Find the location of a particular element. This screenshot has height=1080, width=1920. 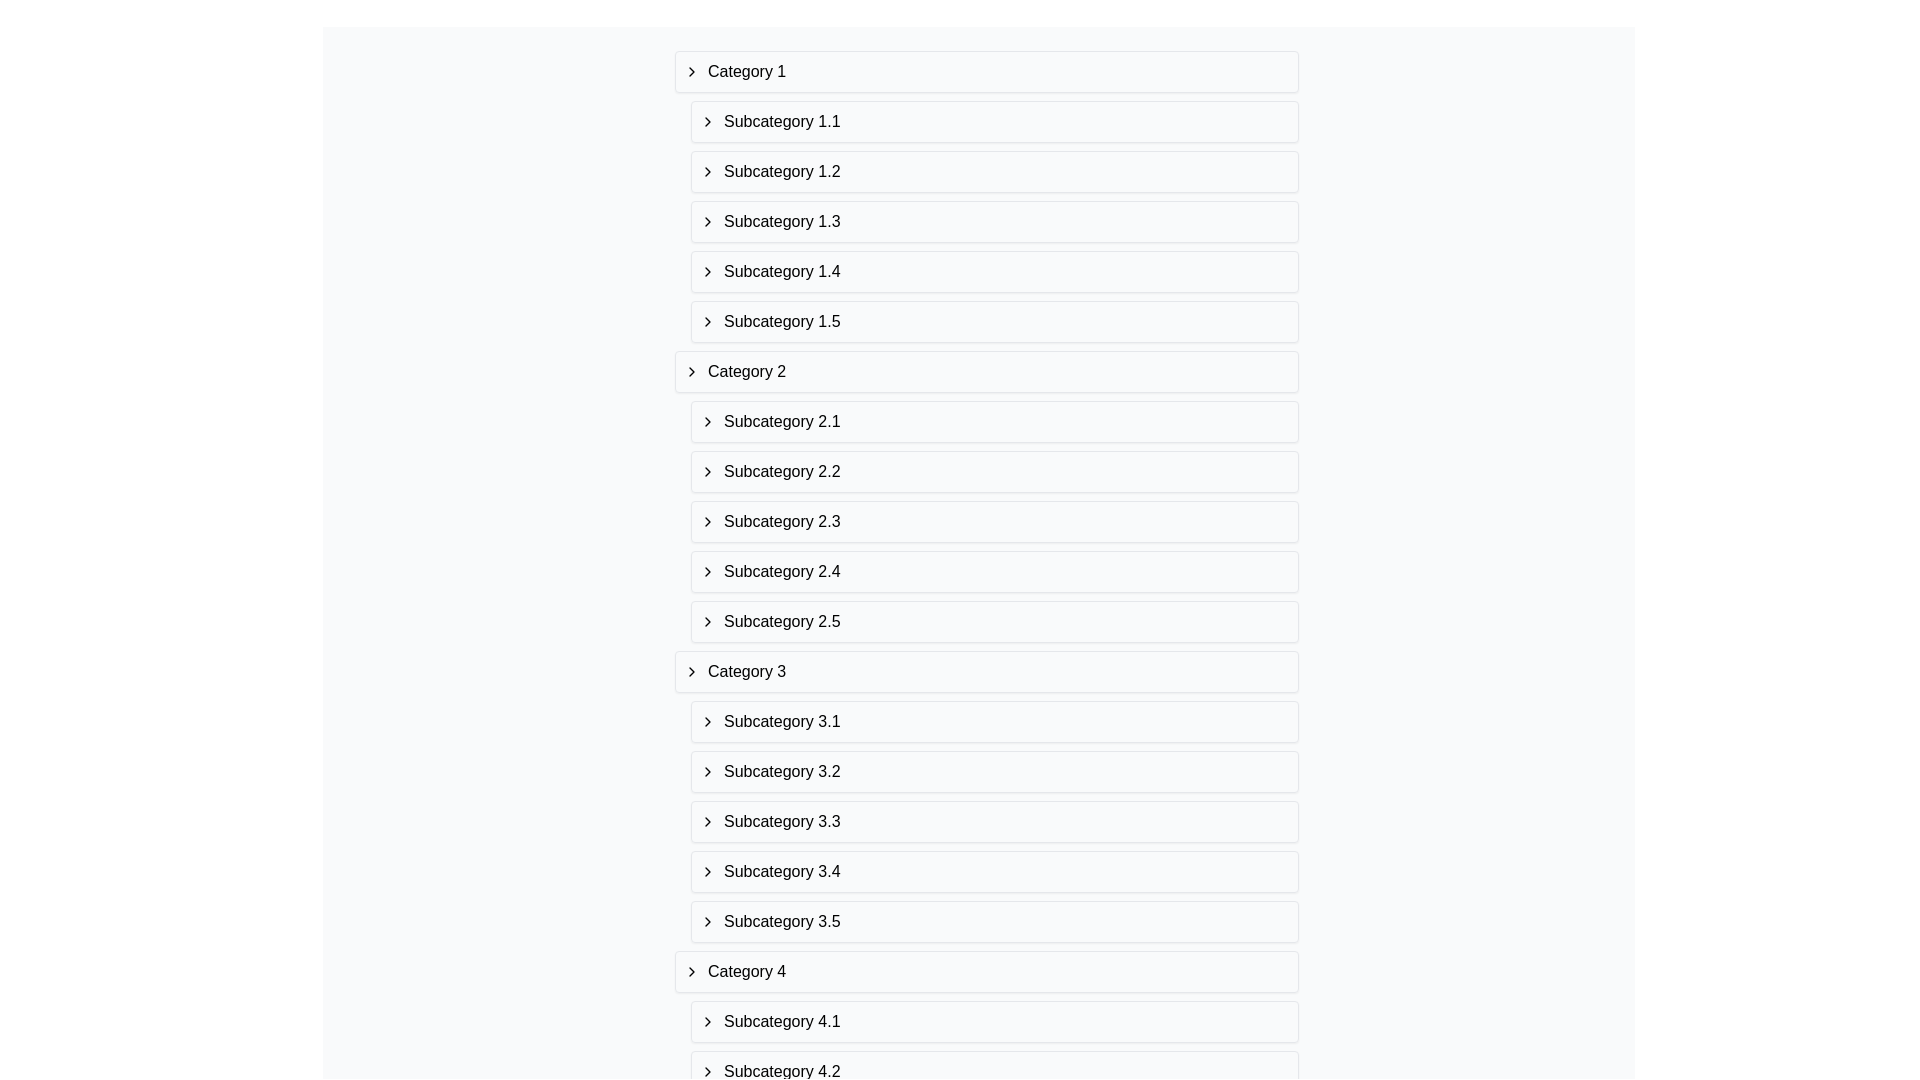

the expand icon located to the left of the text label 'Category 4' is located at coordinates (691, 971).